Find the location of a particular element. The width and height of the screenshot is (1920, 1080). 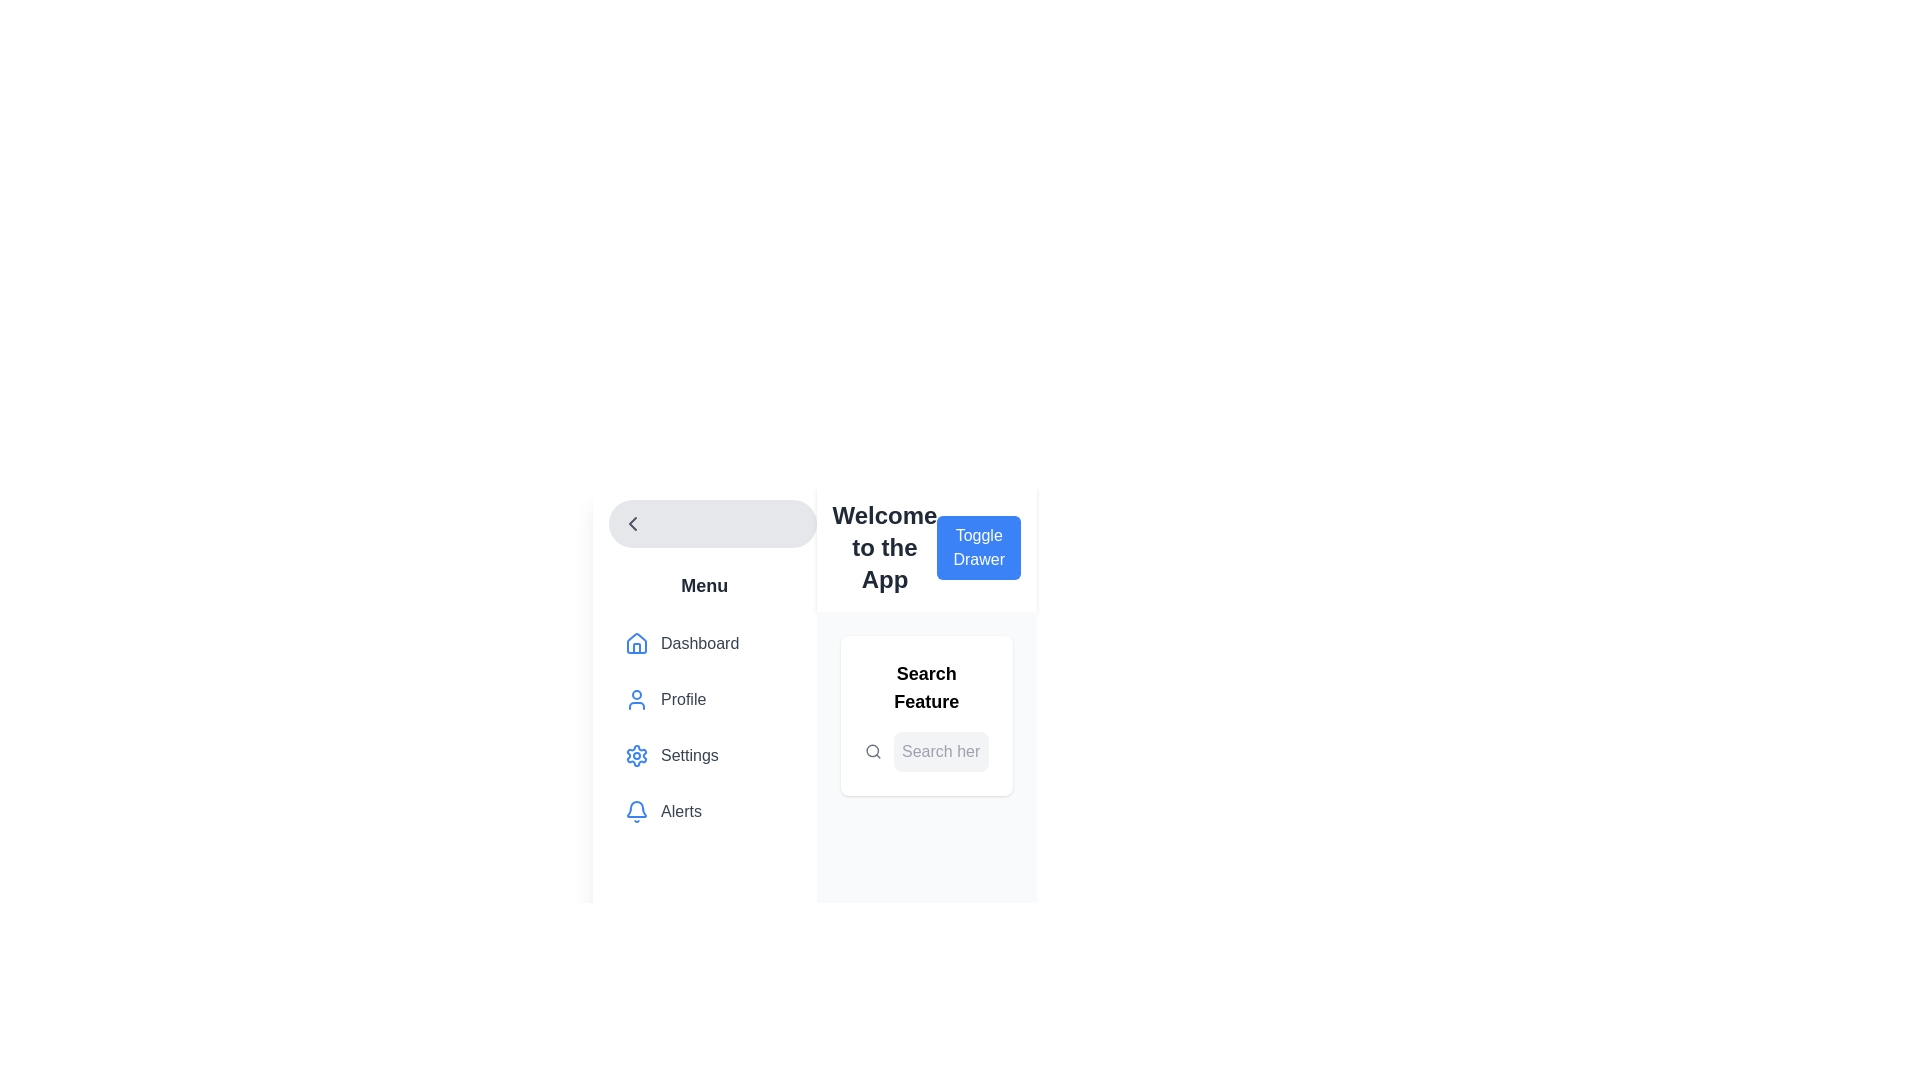

the Text header that labels the 'Search Feature' section, which is positioned above the input field and near the 'Welcome to the App' header is located at coordinates (925, 686).